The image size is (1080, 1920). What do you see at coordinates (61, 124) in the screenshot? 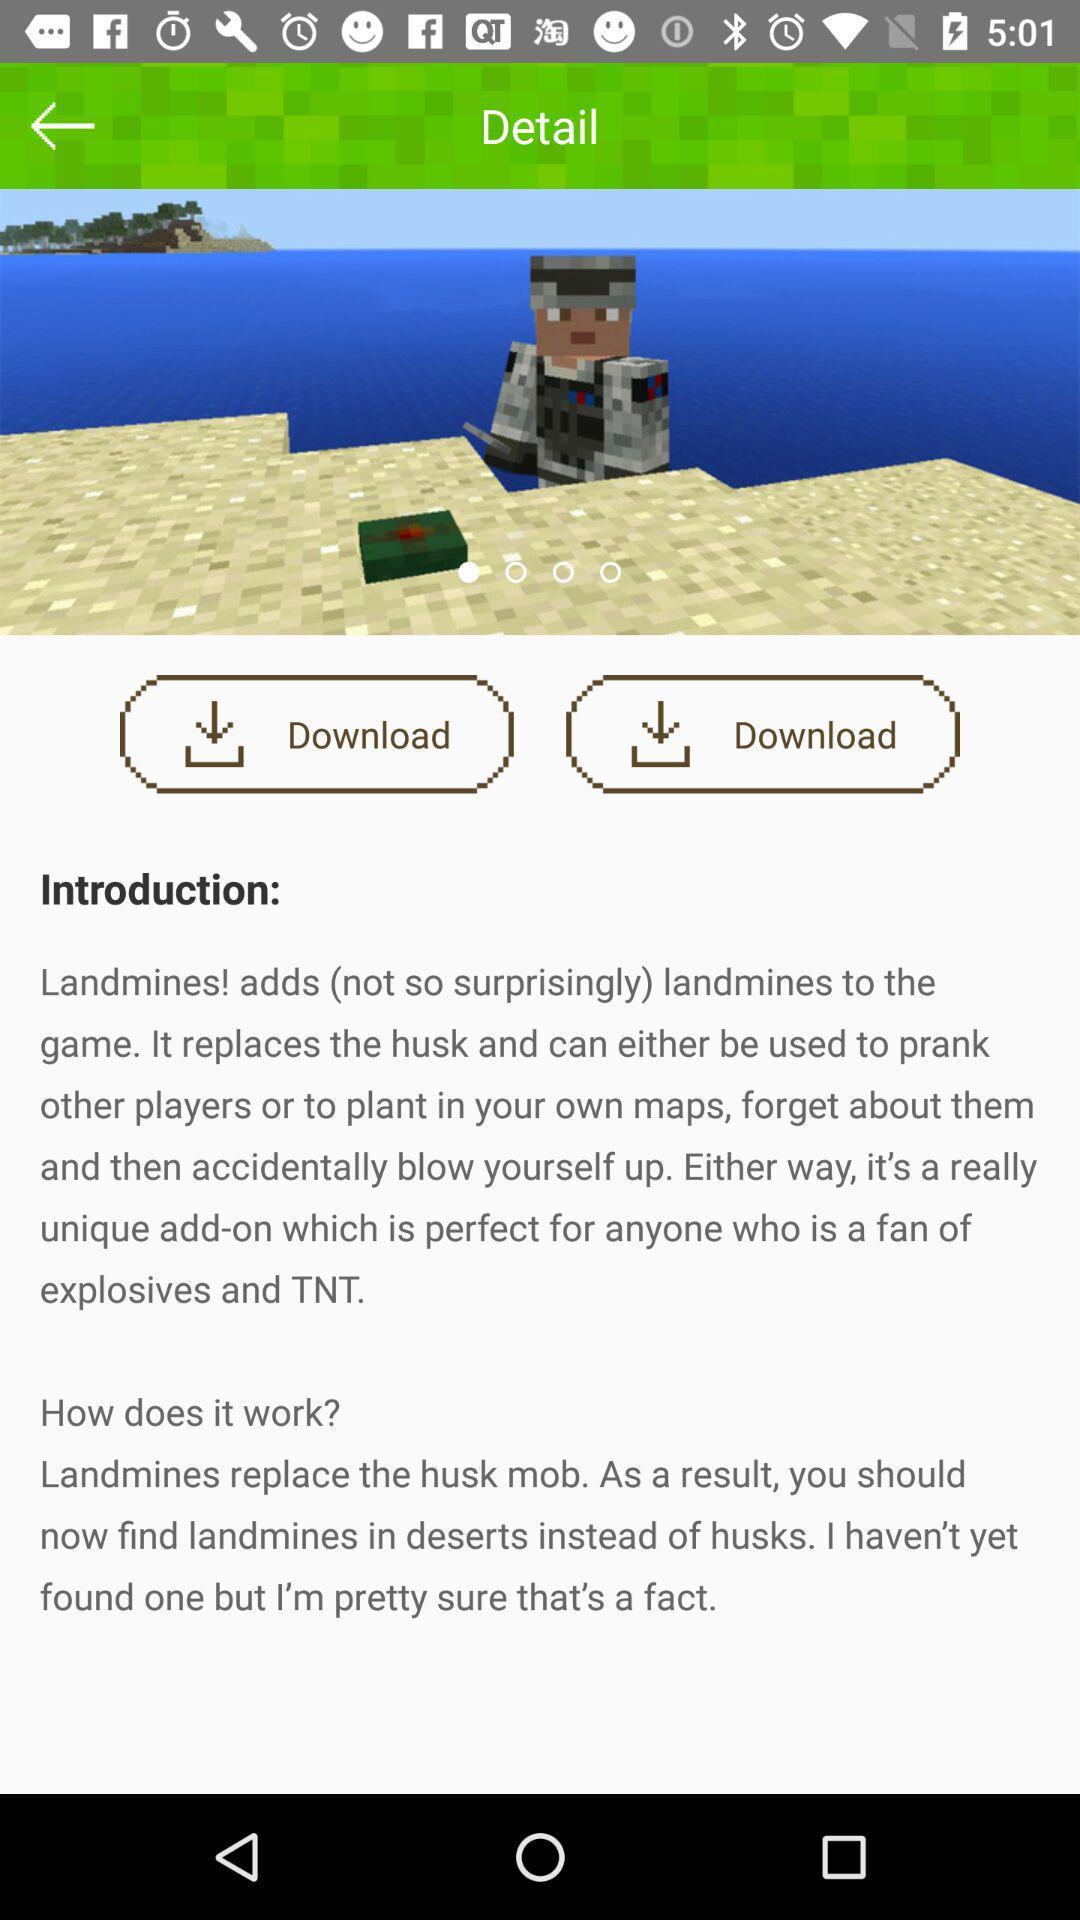
I see `the arrow_backward icon` at bounding box center [61, 124].